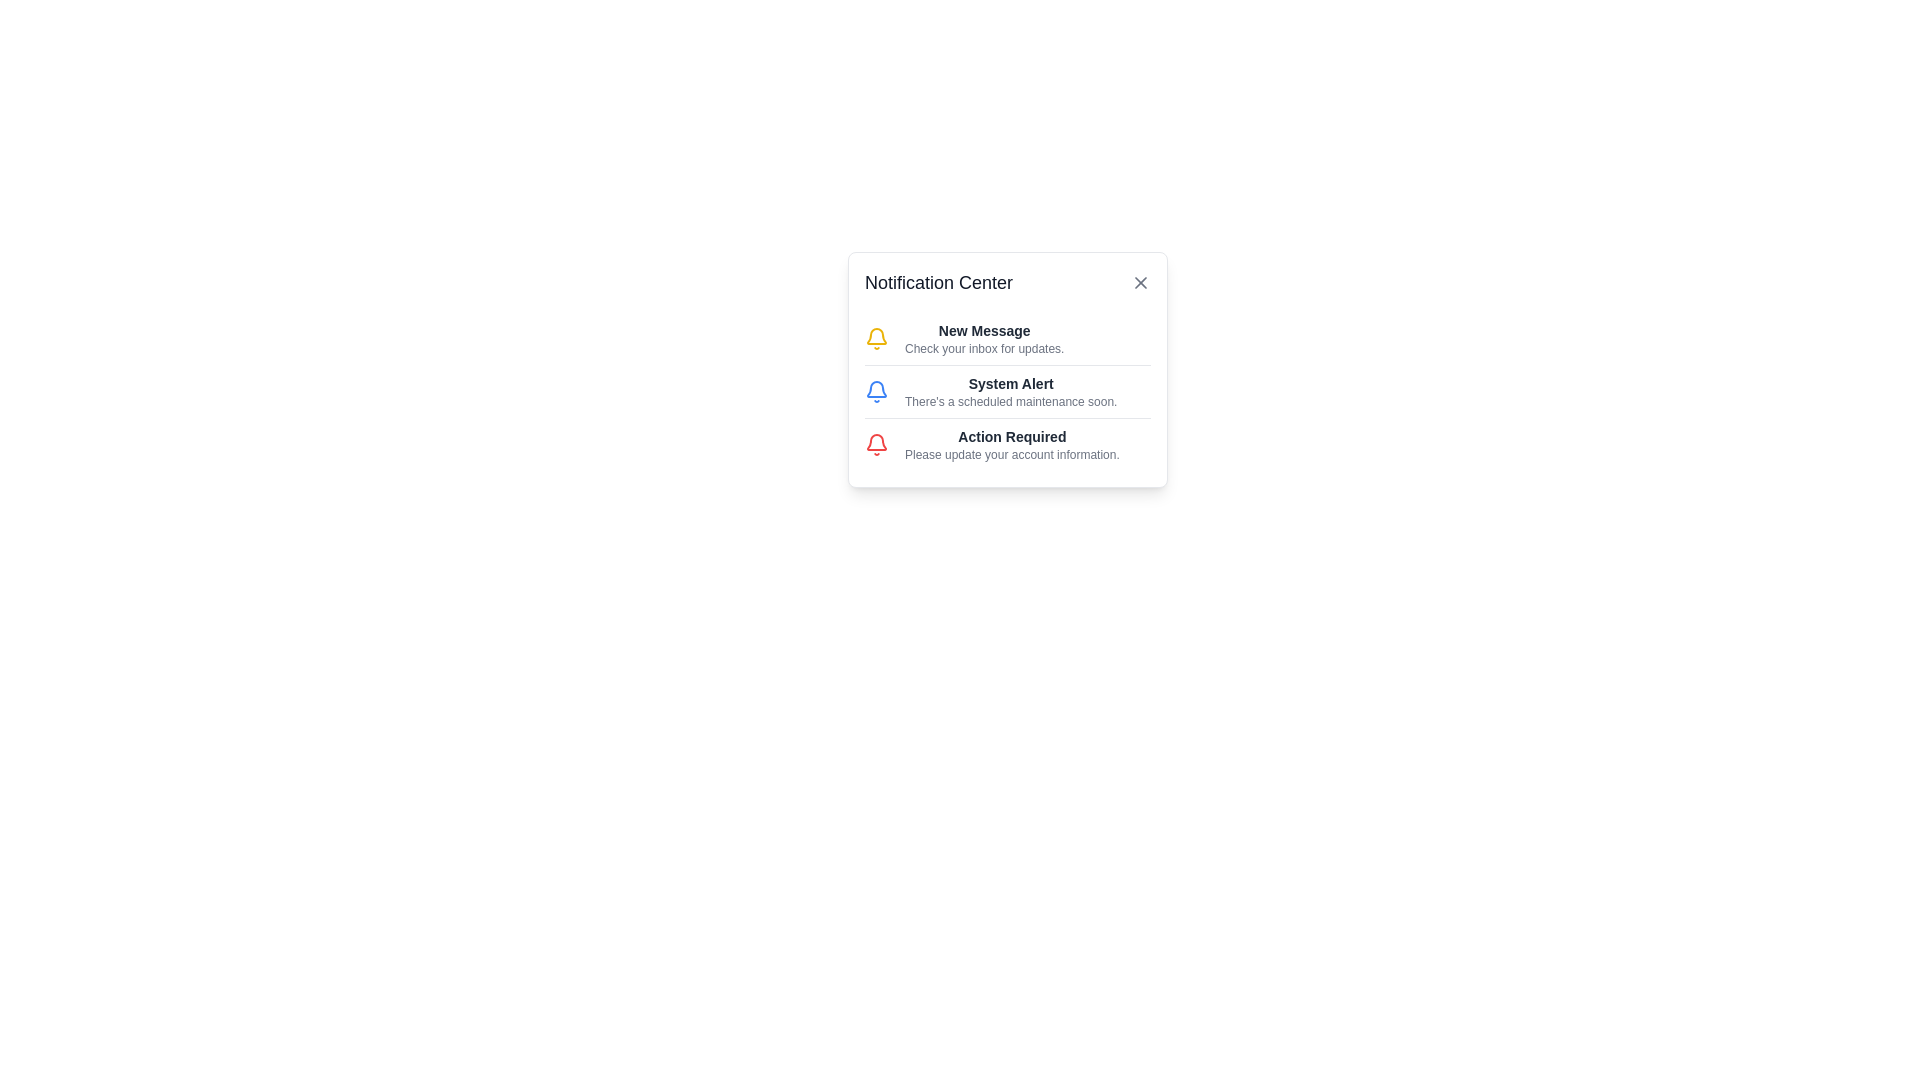  Describe the element at coordinates (1012, 443) in the screenshot. I see `the text display element that shows 'Action Required' and 'Please update your account information' in the third notification row of the notification card` at that location.